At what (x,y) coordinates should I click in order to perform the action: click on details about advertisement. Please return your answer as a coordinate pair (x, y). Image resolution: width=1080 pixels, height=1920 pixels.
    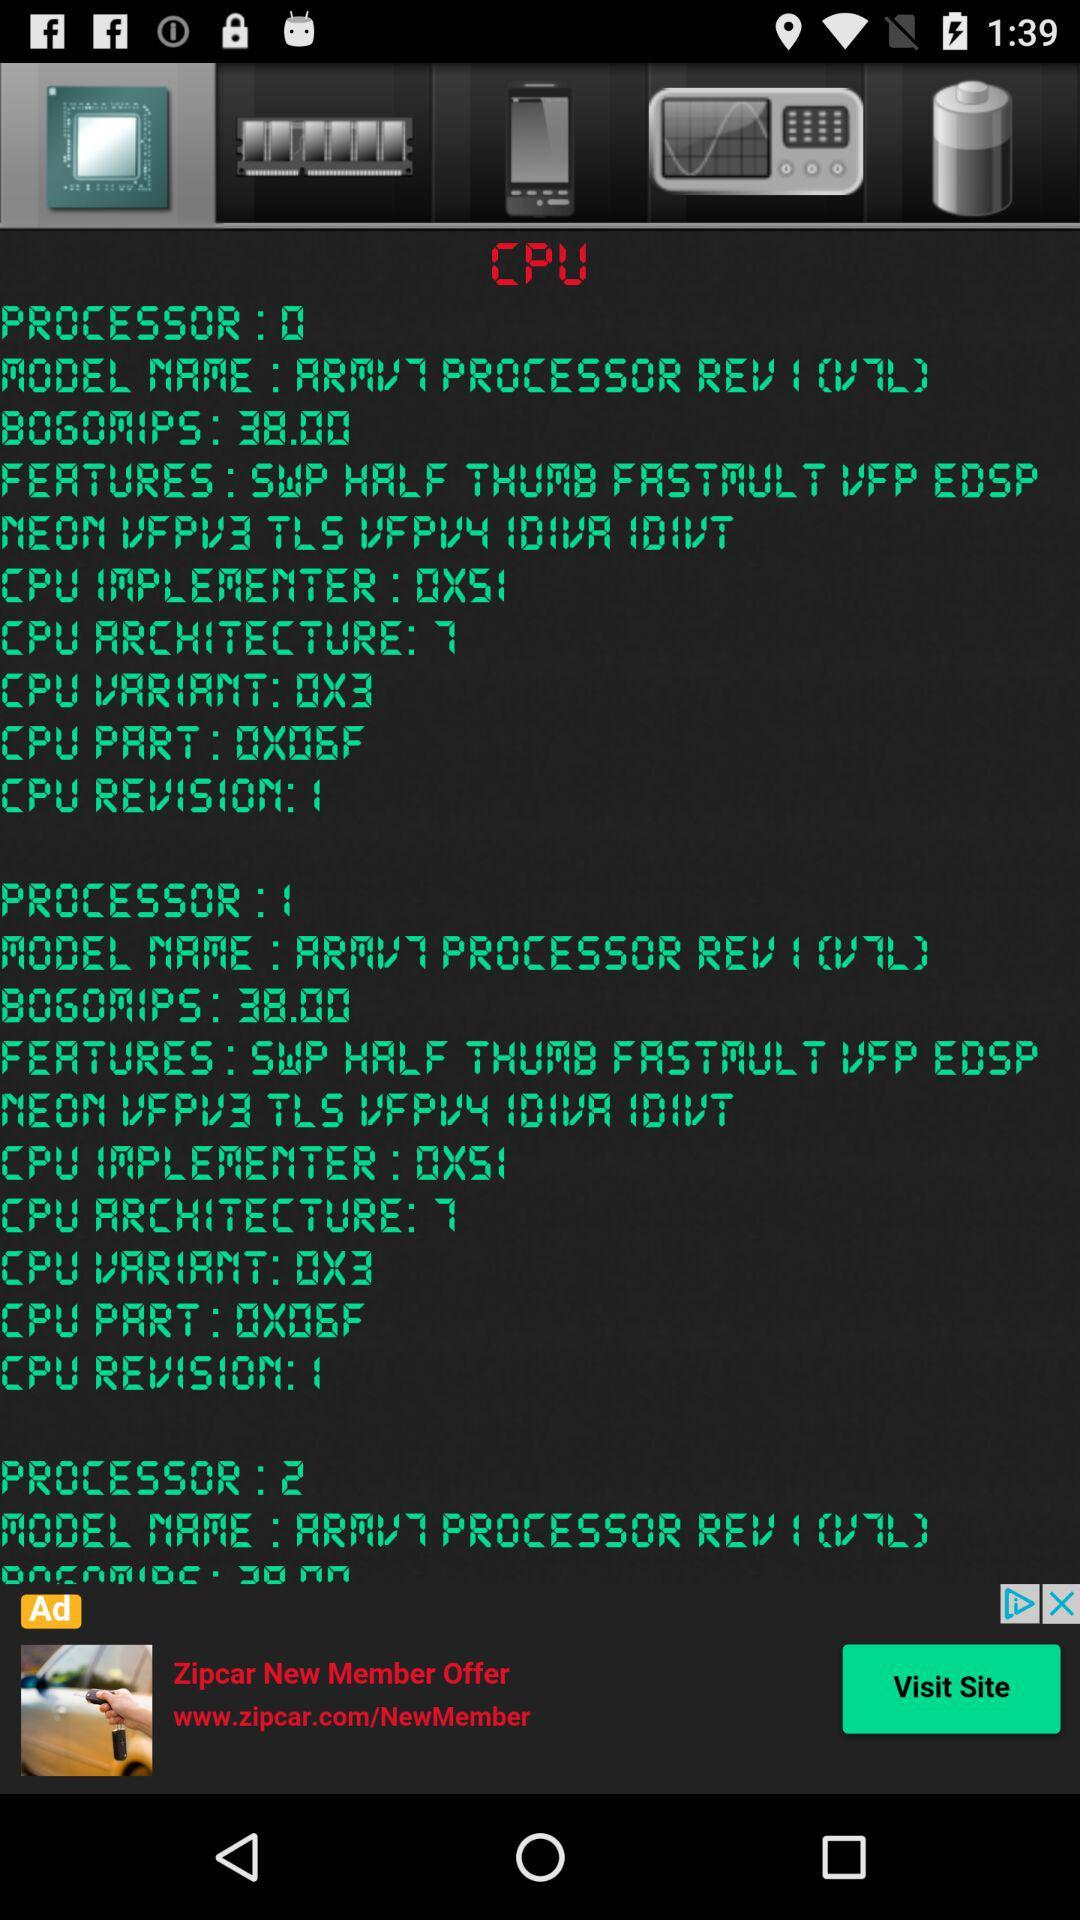
    Looking at the image, I should click on (540, 1688).